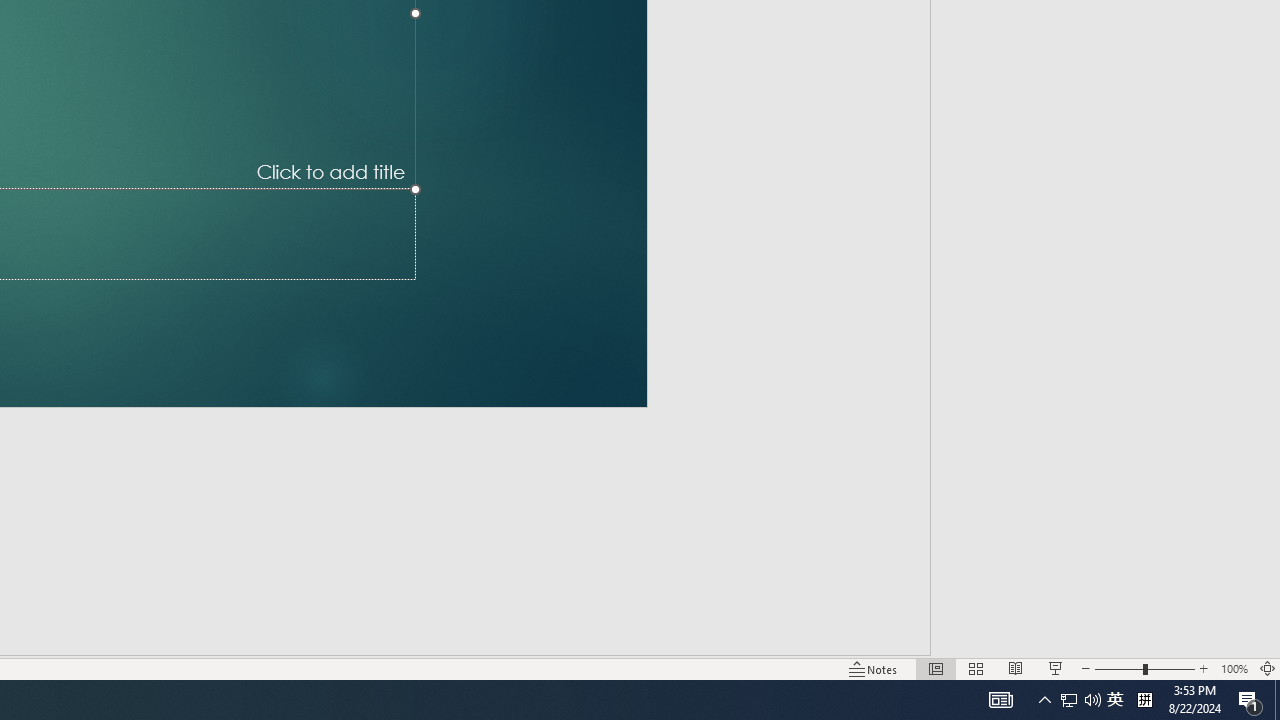  I want to click on 'Zoom', so click(1144, 669).